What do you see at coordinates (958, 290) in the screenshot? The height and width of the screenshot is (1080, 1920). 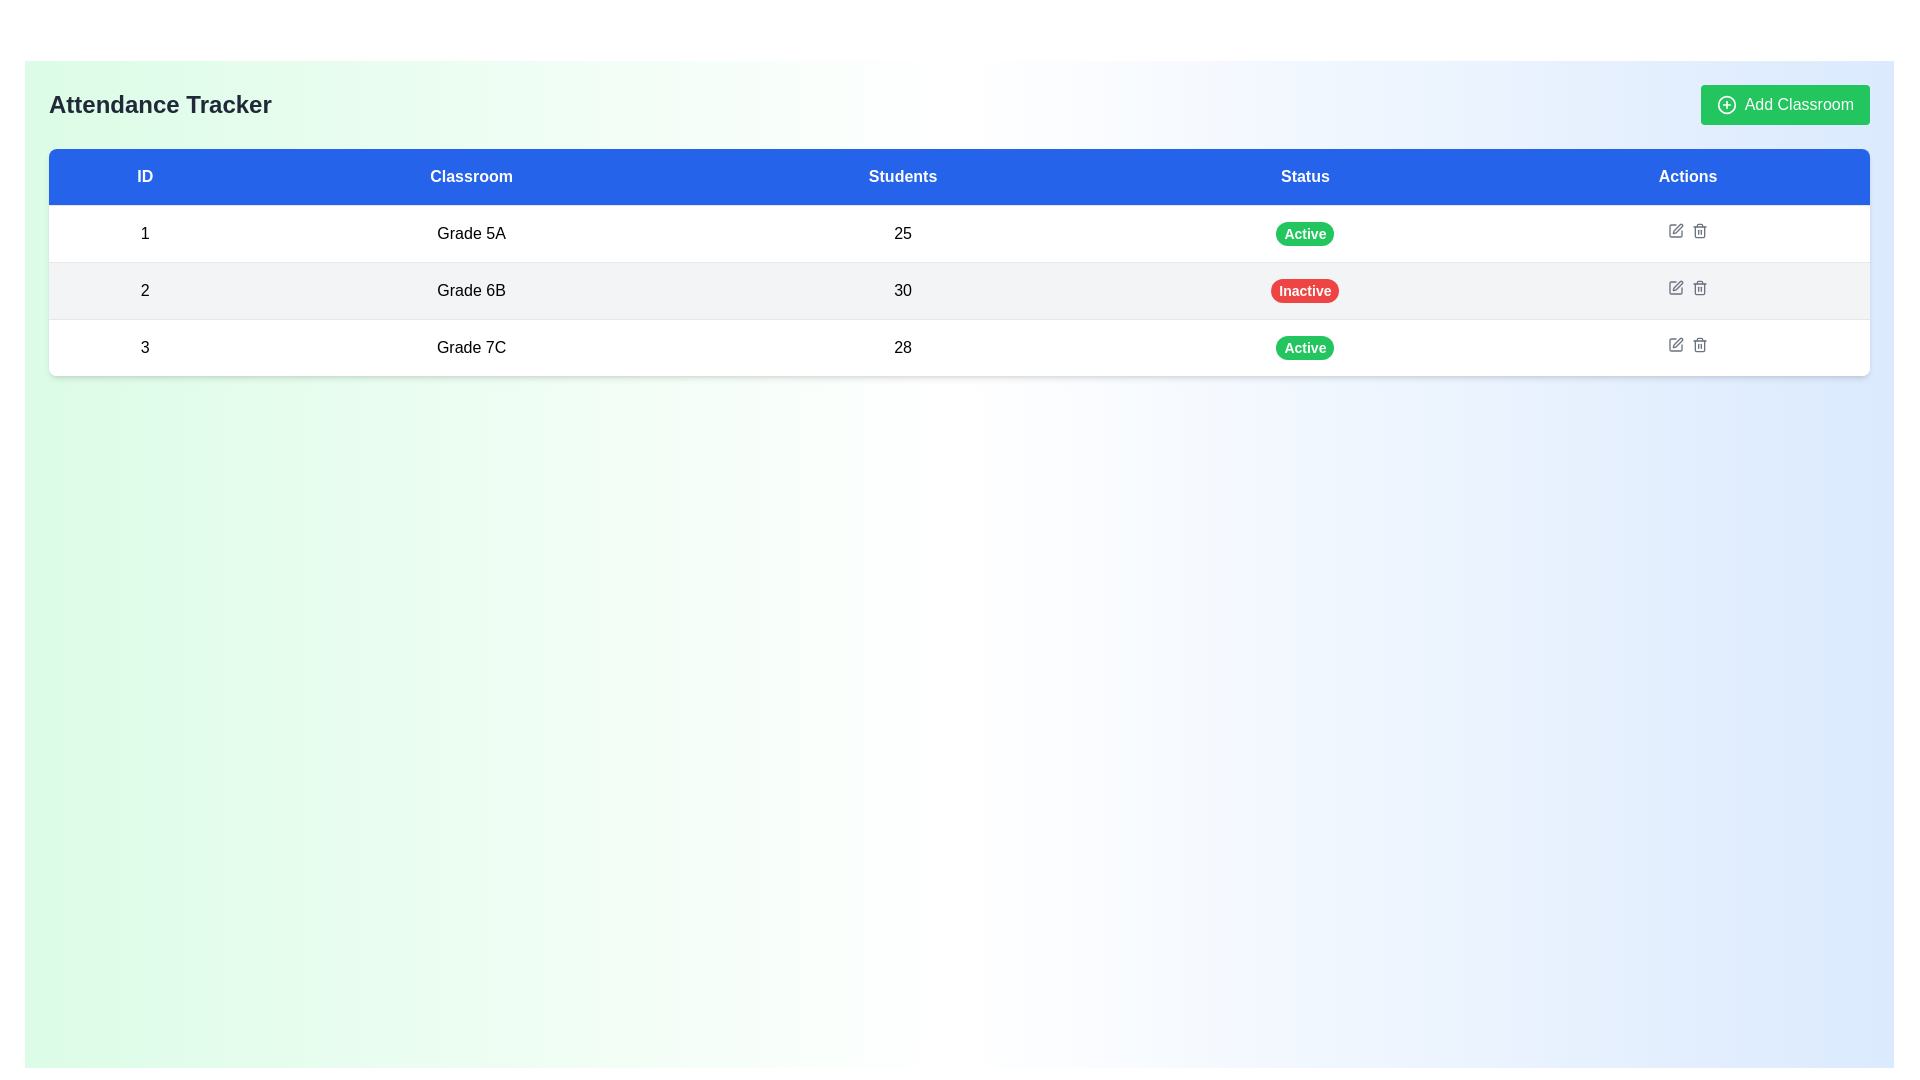 I see `anywhere in the second table row displaying details about the 'Grade 6B' classroom` at bounding box center [958, 290].